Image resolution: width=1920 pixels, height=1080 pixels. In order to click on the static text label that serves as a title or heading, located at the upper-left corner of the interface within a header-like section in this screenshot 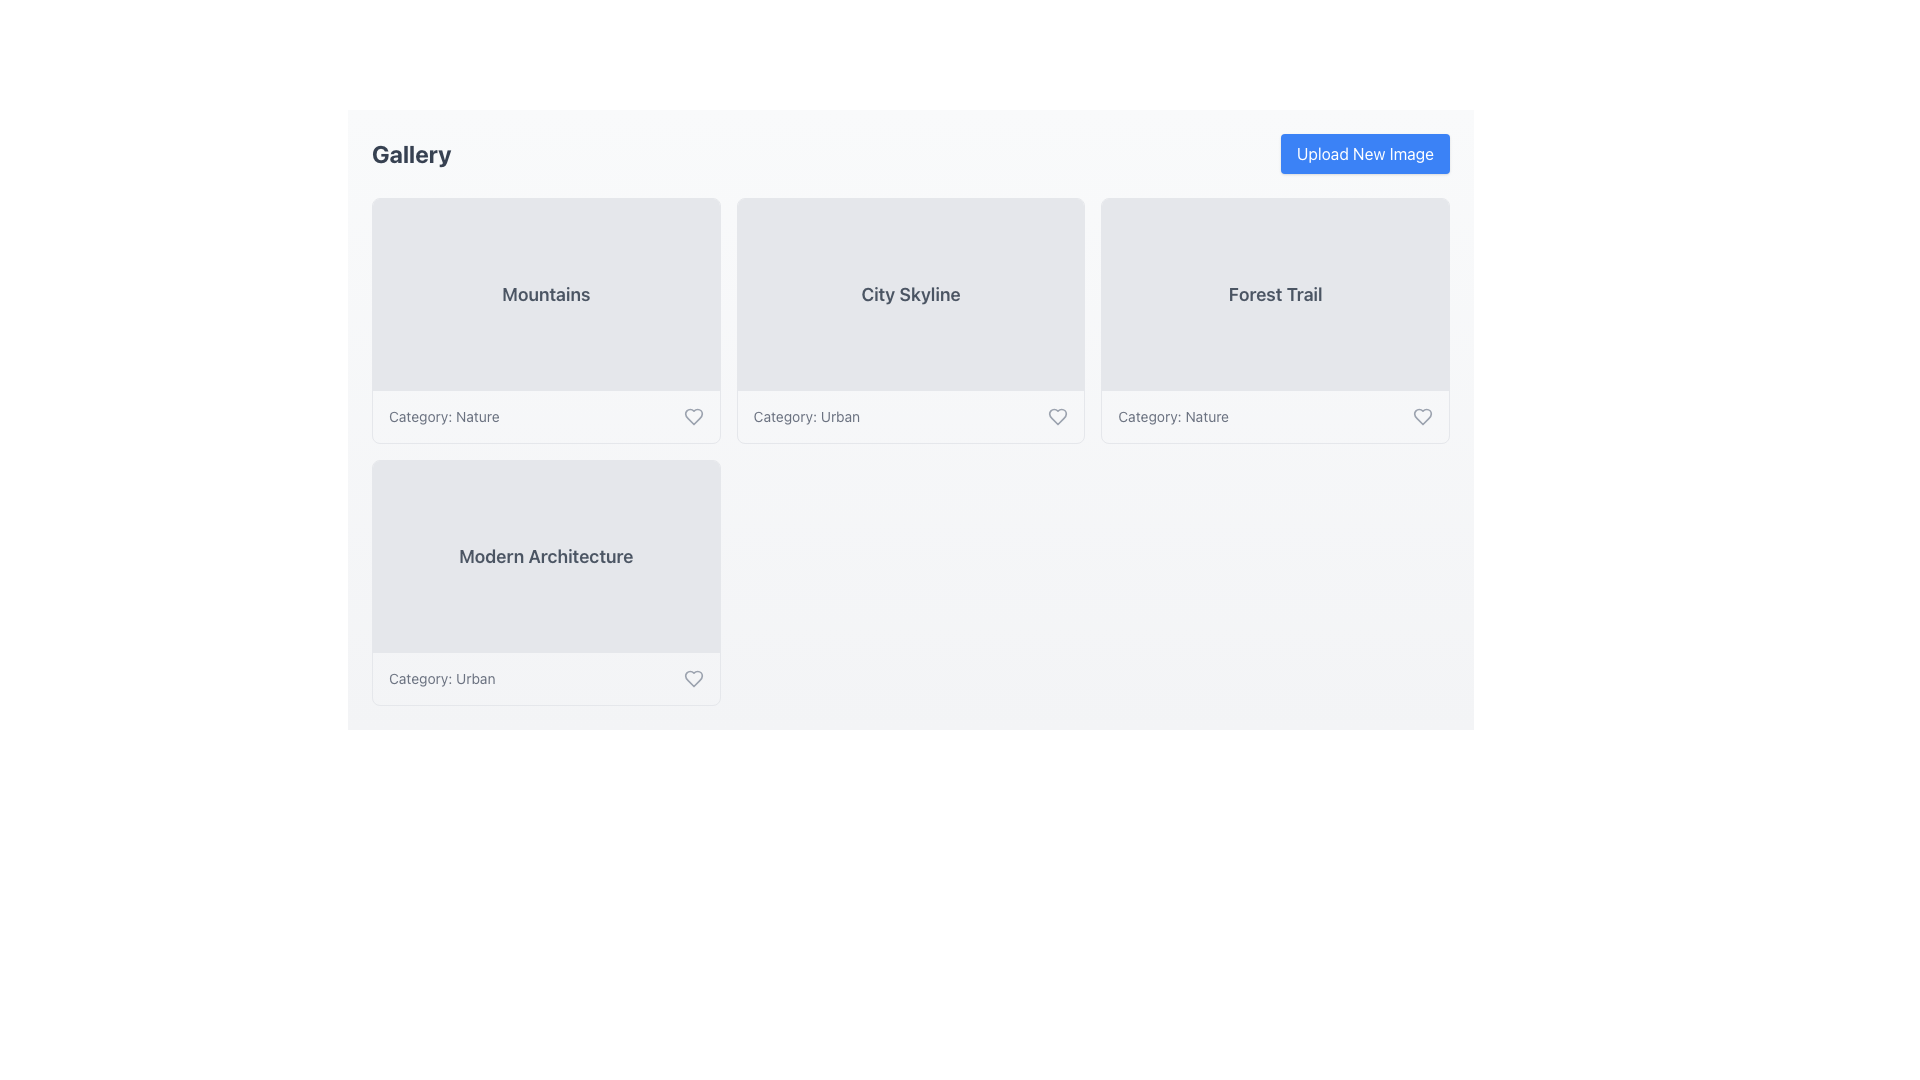, I will do `click(410, 153)`.